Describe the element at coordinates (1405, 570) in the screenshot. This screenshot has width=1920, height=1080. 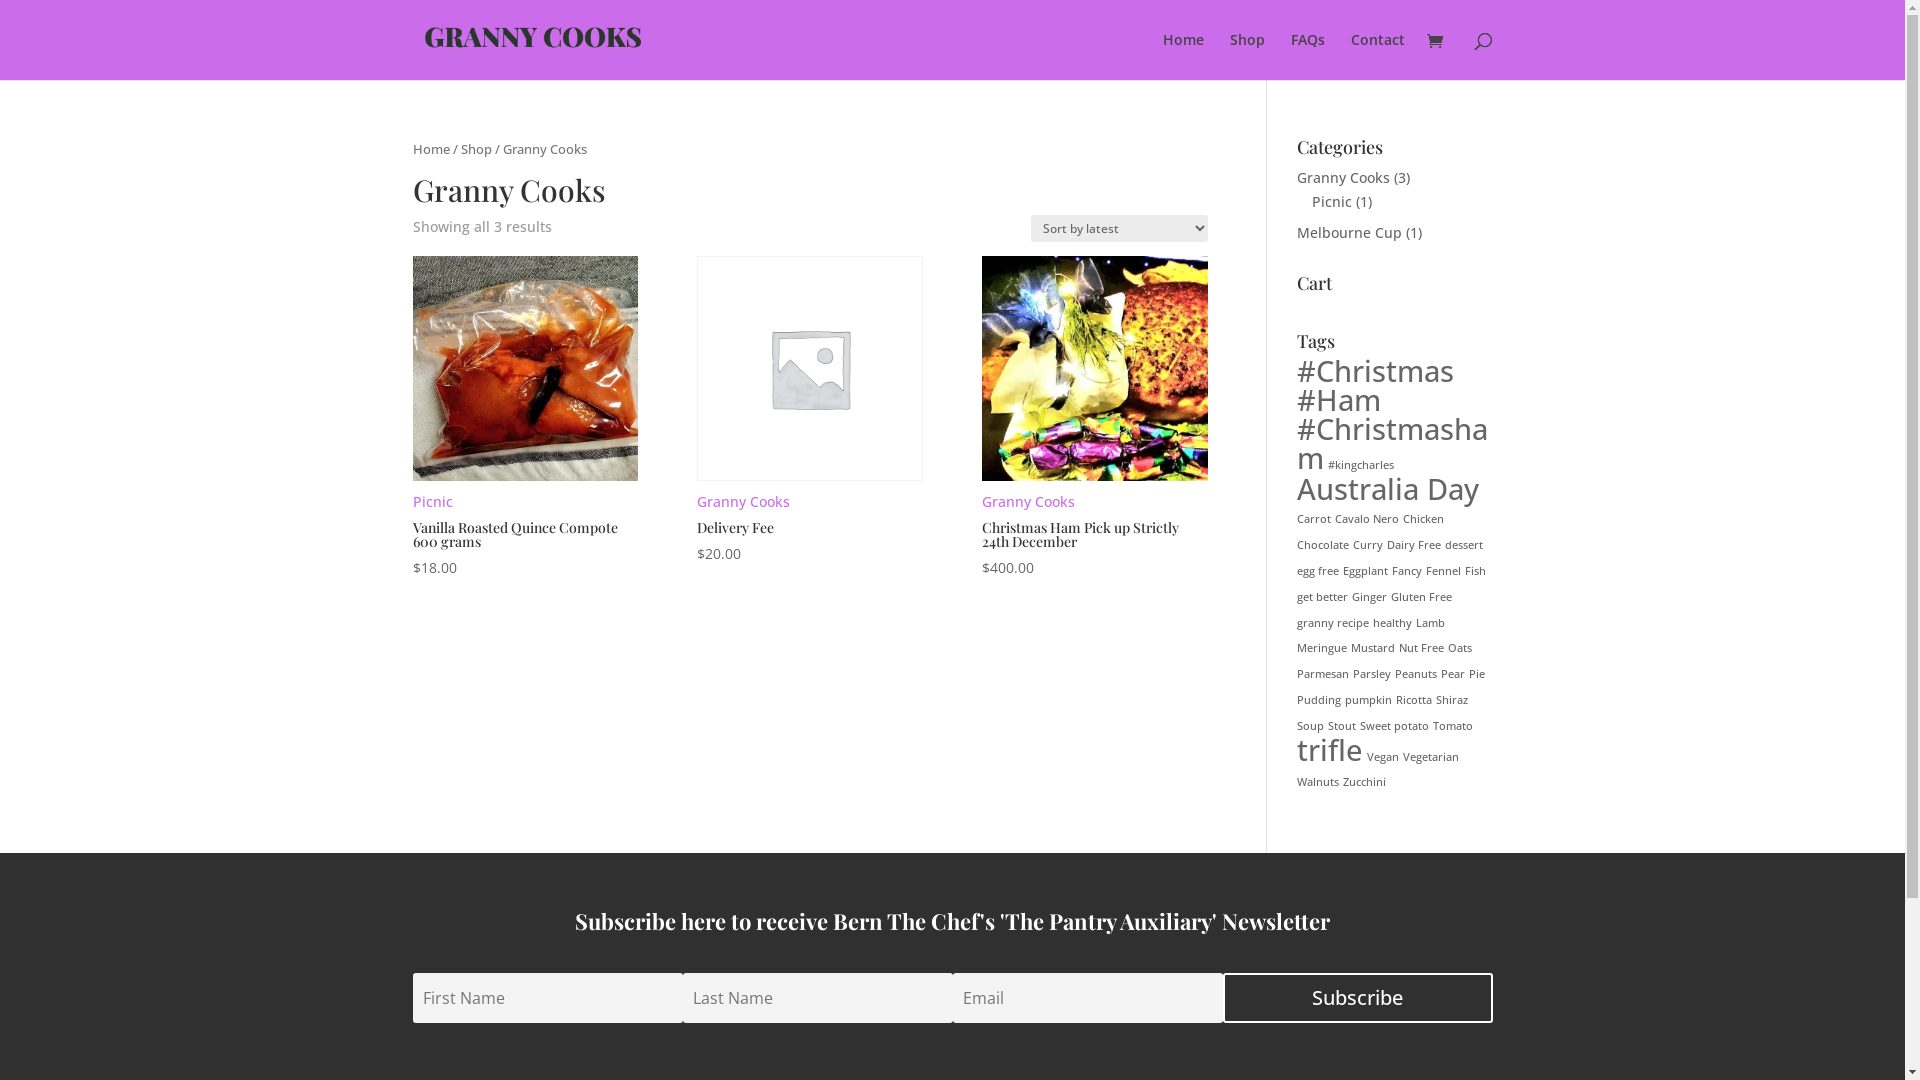
I see `'Fancy'` at that location.